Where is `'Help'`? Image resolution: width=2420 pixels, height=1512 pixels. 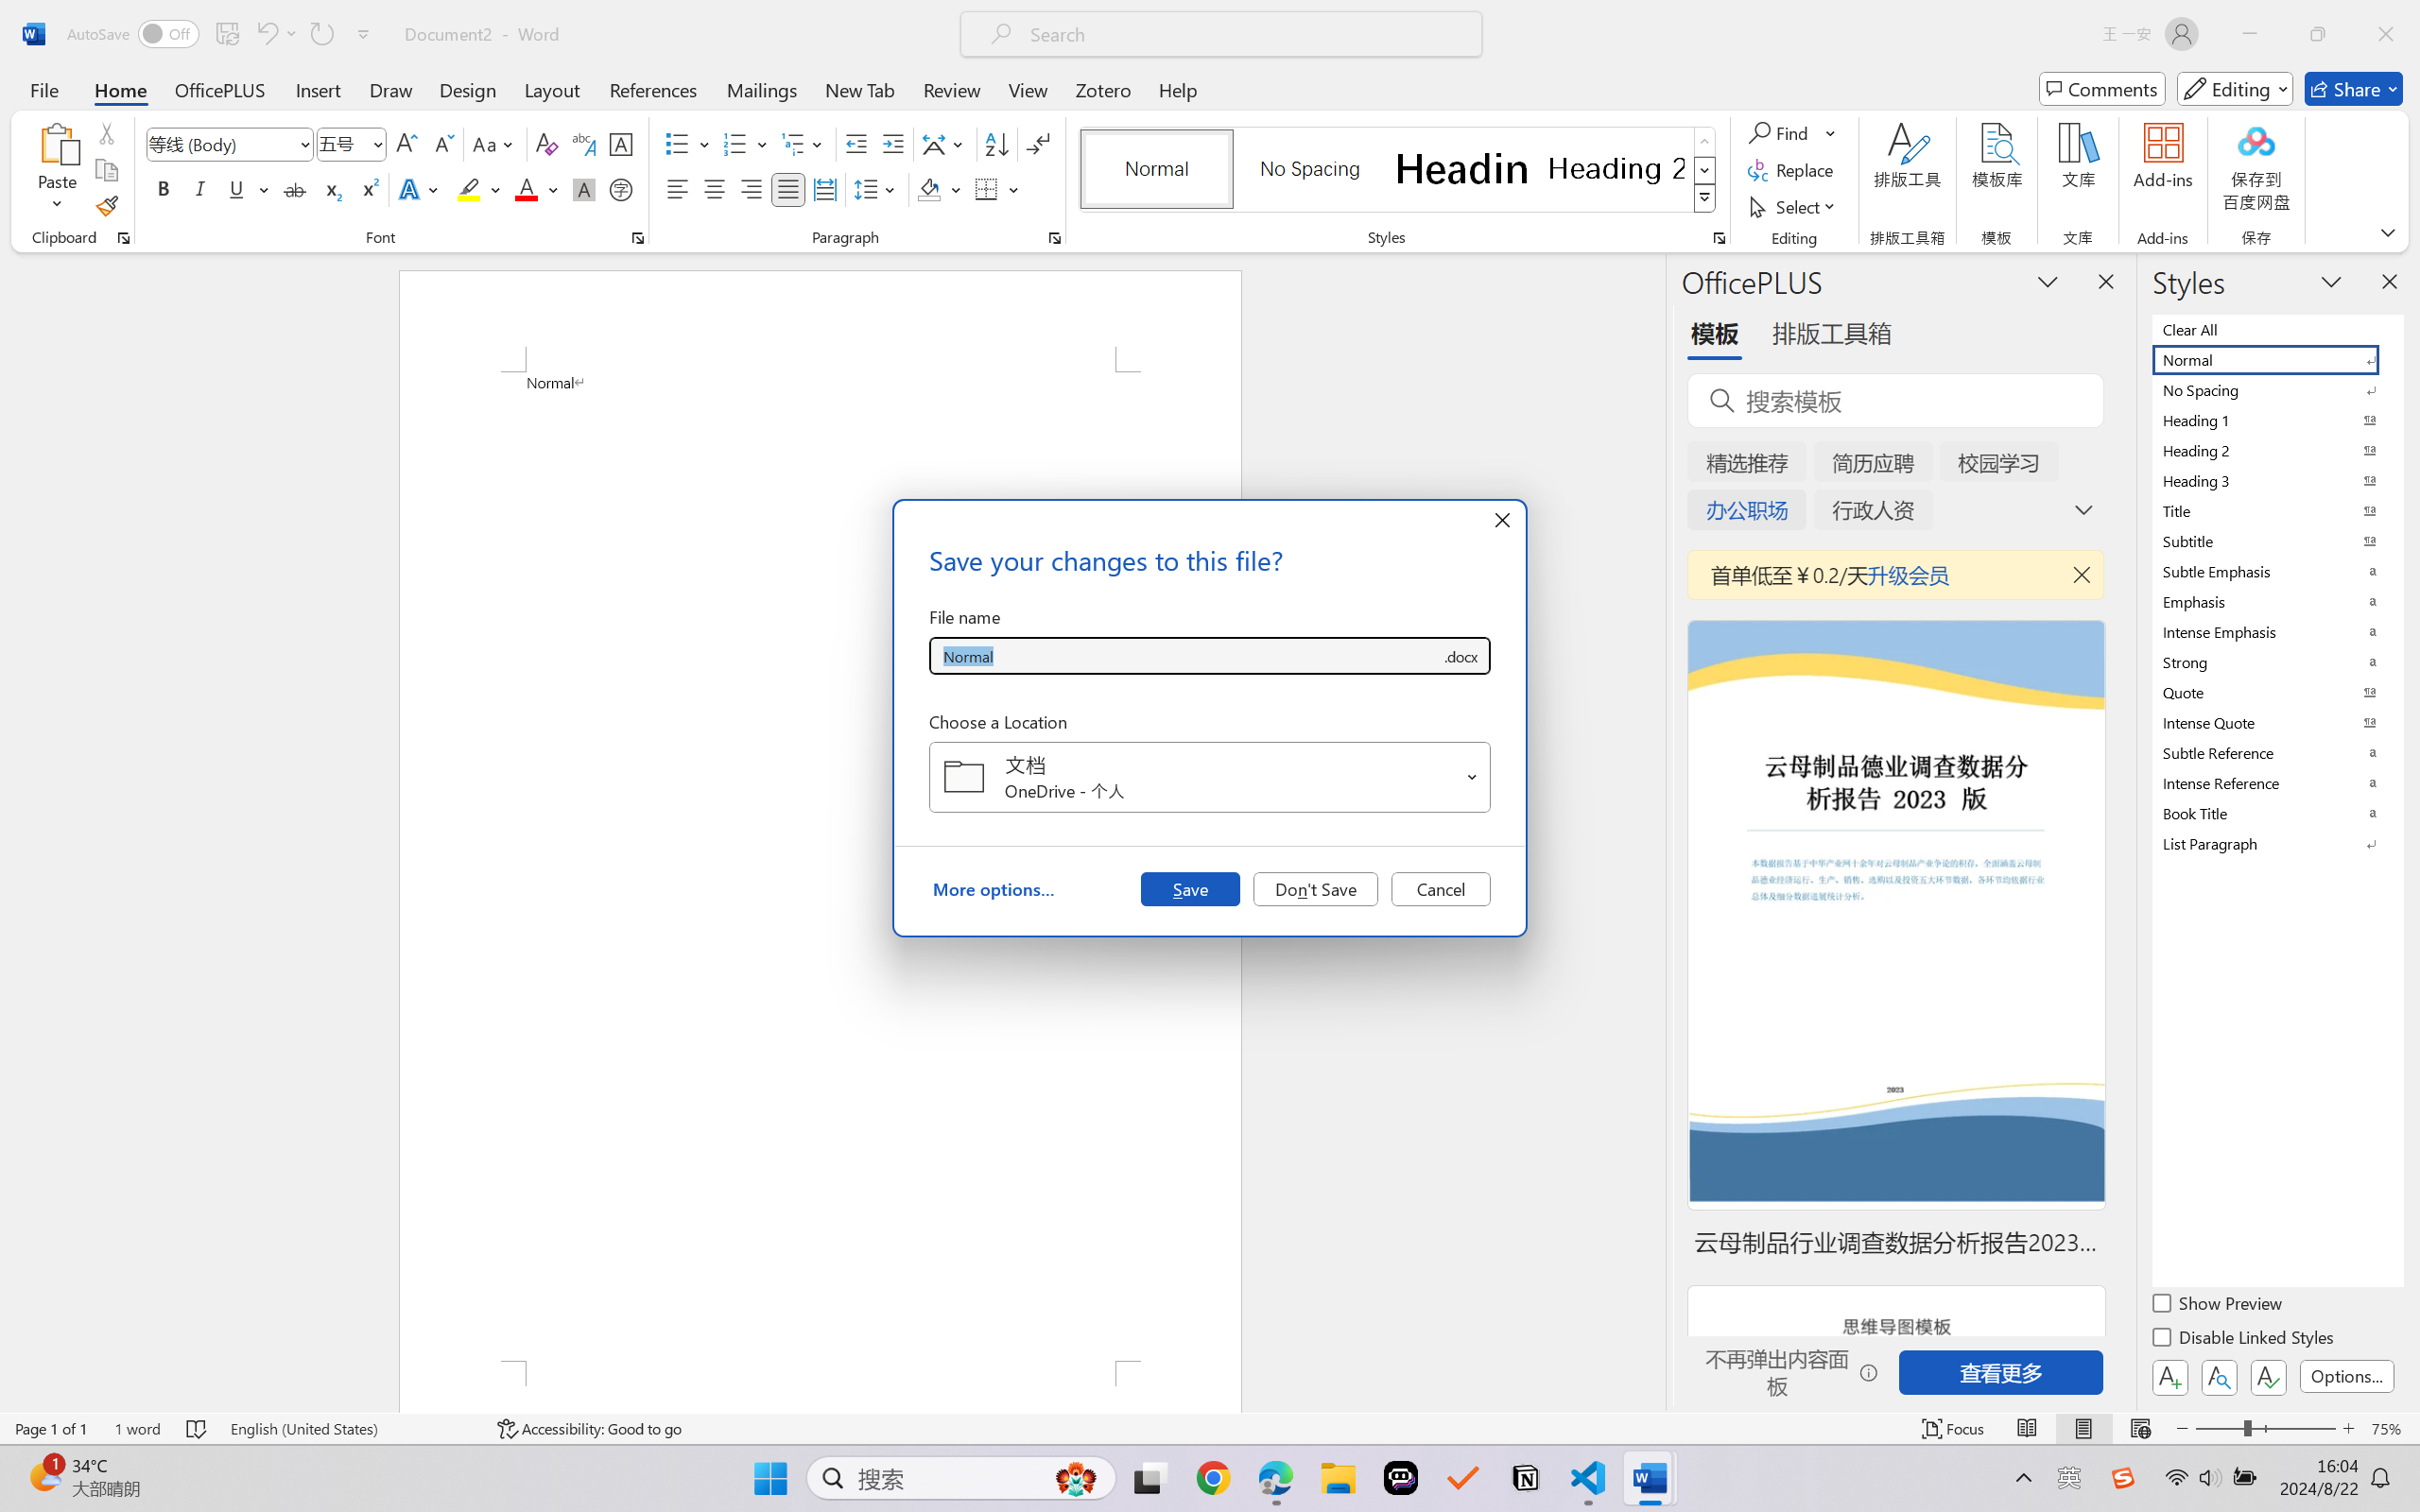 'Help' is located at coordinates (1177, 88).